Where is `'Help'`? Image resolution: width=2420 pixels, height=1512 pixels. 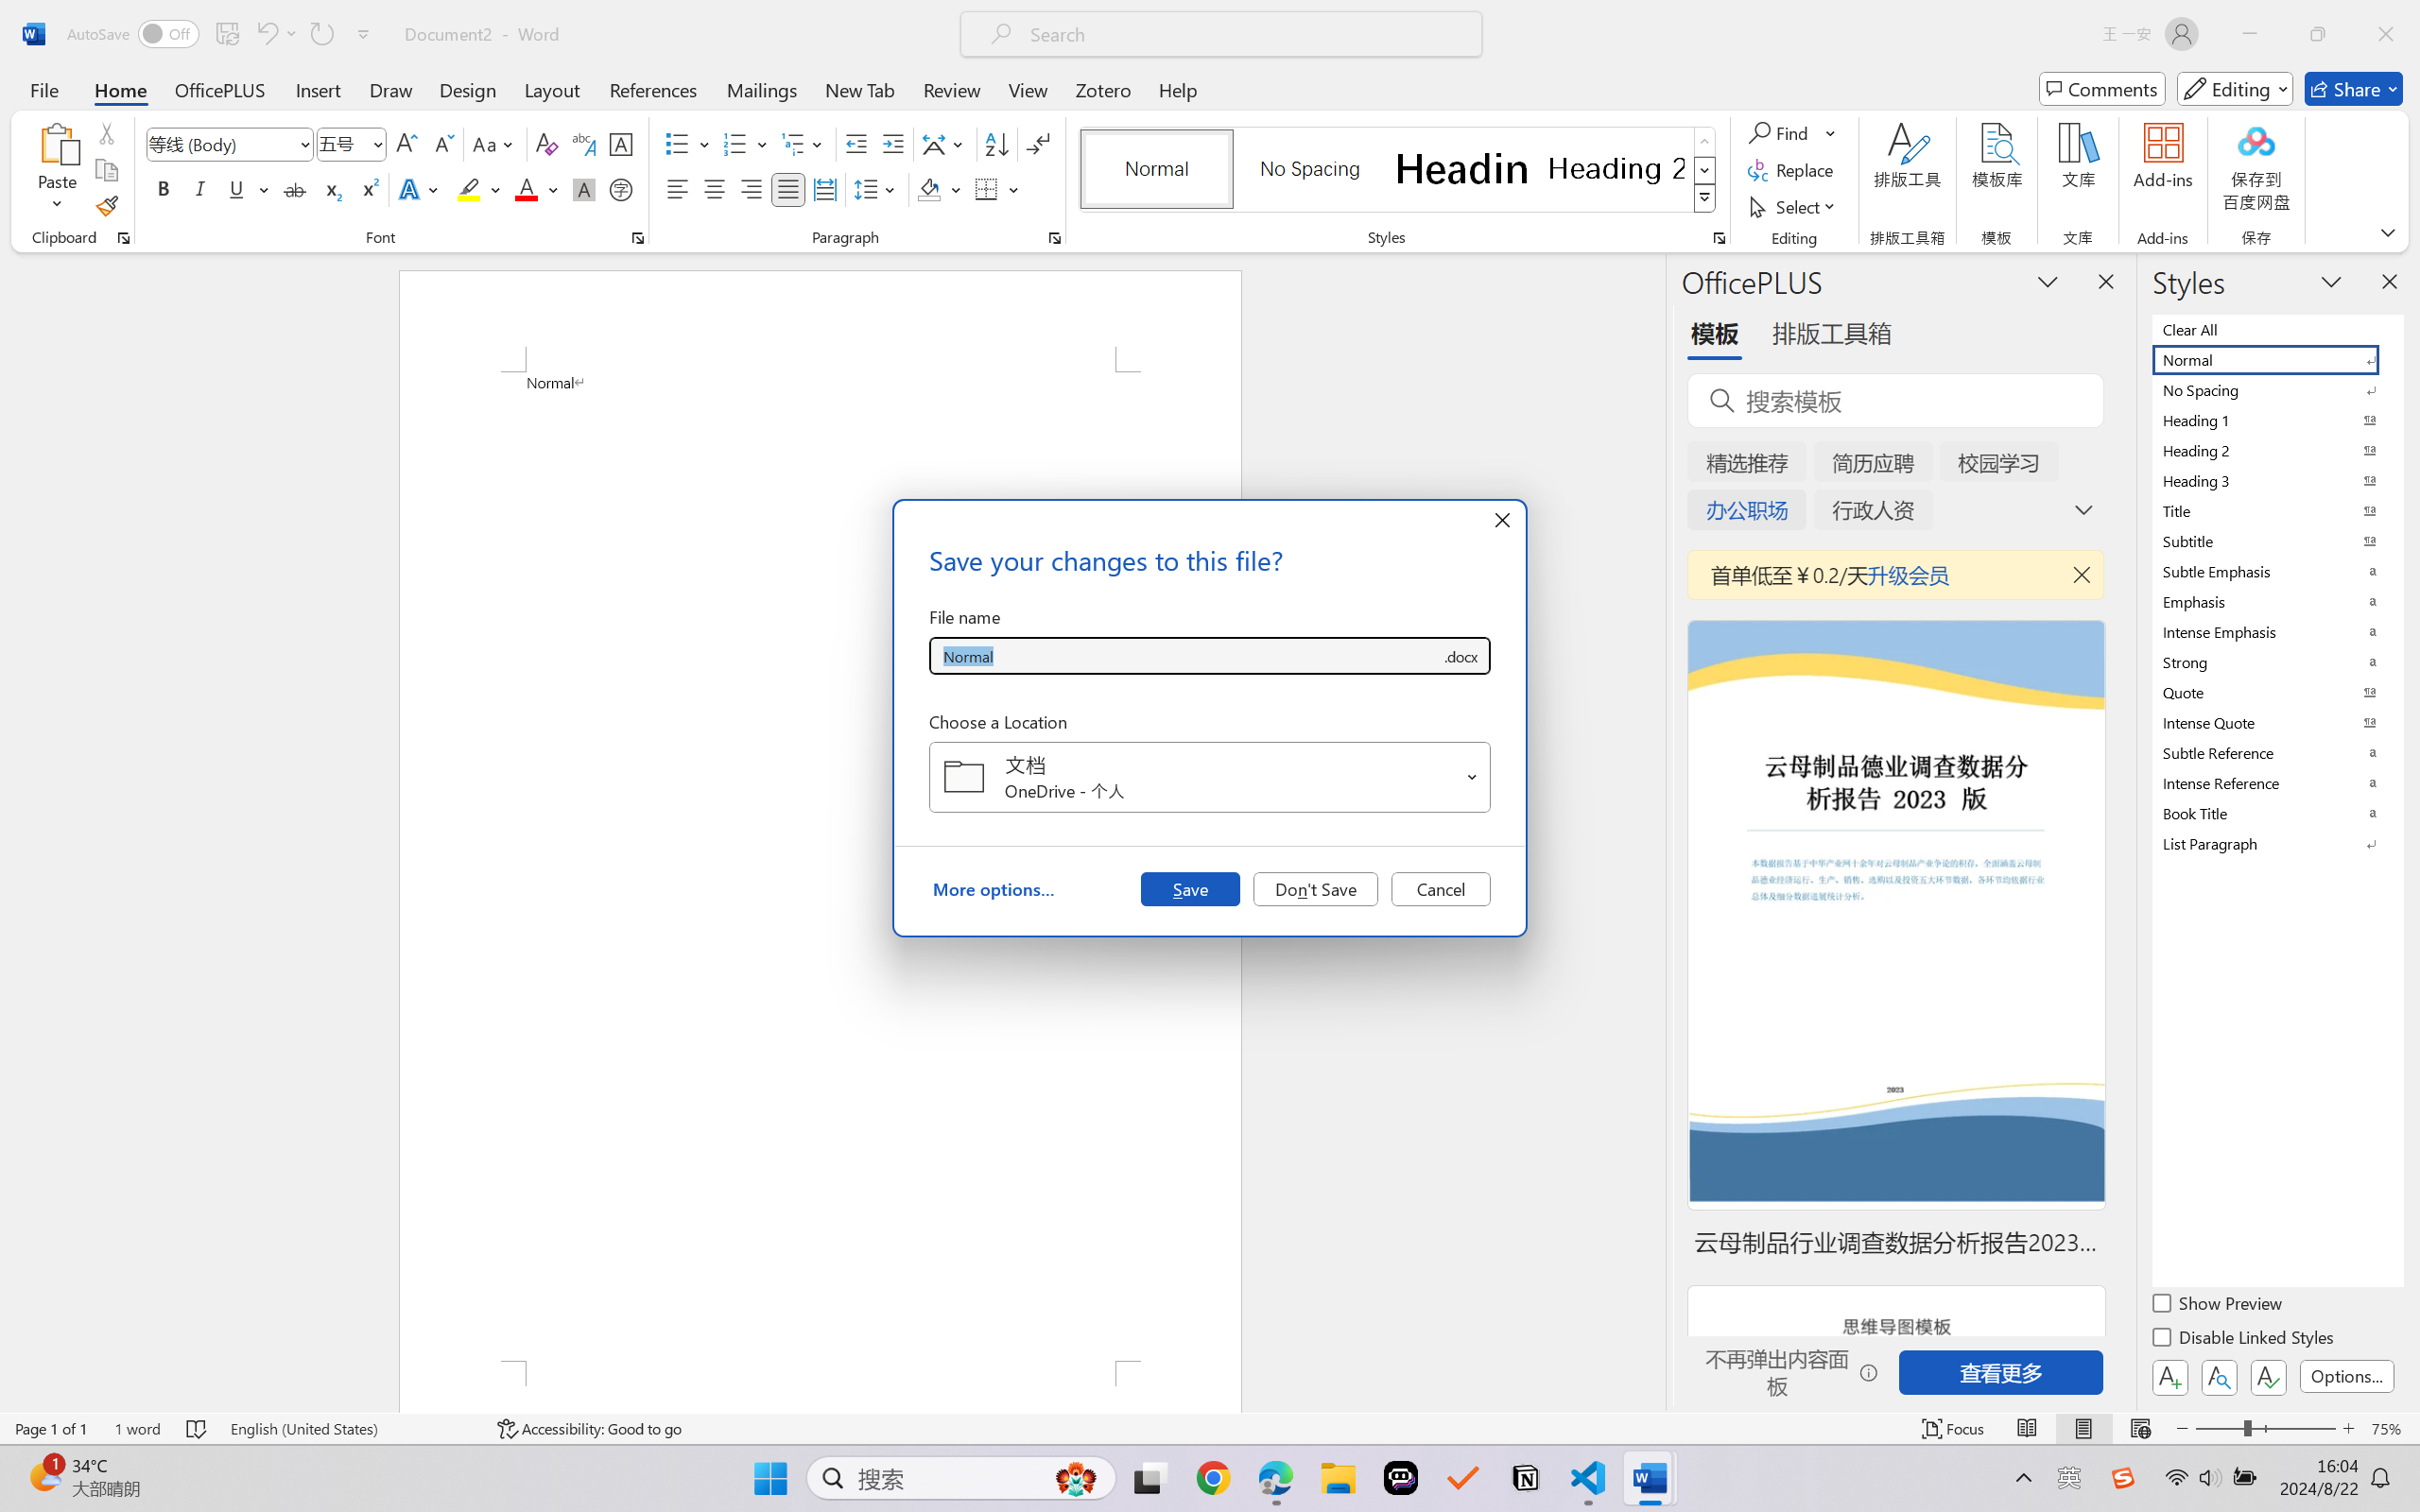 'Help' is located at coordinates (1177, 88).